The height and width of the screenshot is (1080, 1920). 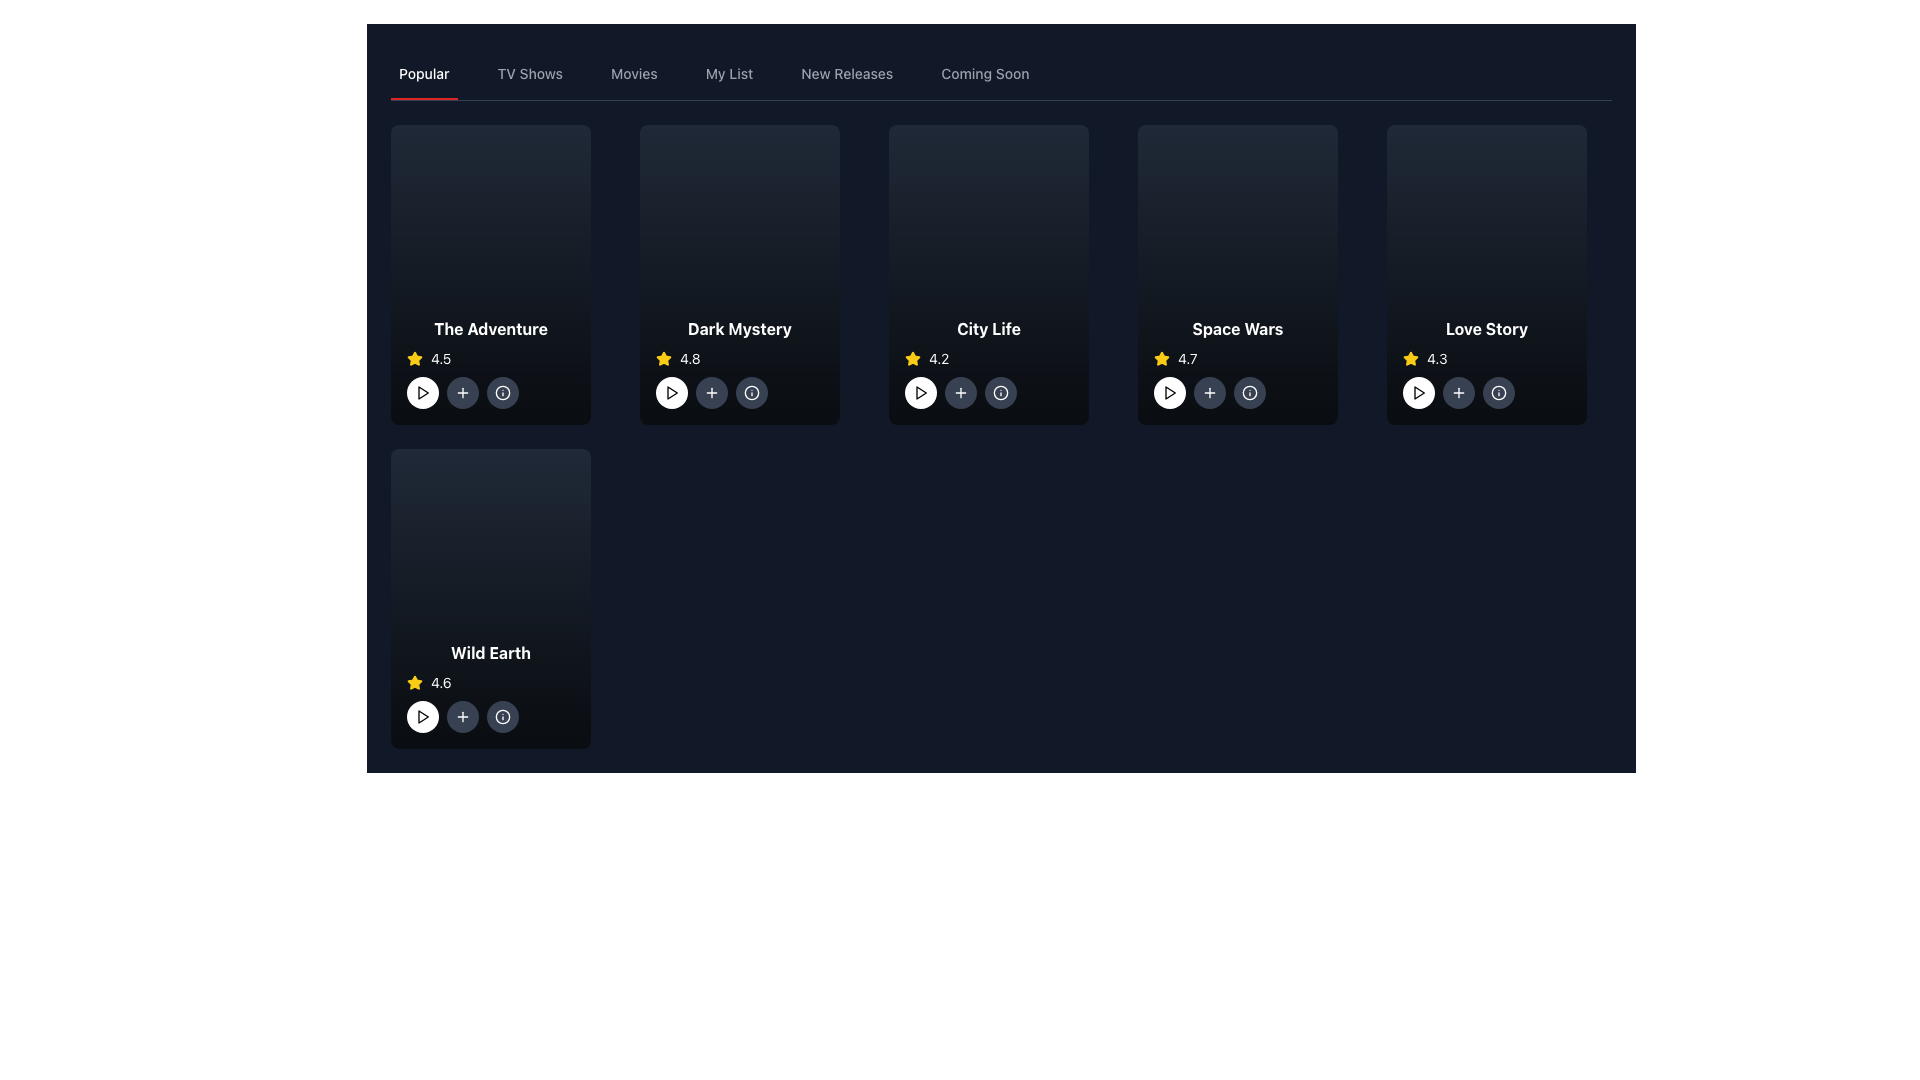 What do you see at coordinates (751, 393) in the screenshot?
I see `the rightmost button in the horizontal action bar under the 'Dark Mystery' card` at bounding box center [751, 393].